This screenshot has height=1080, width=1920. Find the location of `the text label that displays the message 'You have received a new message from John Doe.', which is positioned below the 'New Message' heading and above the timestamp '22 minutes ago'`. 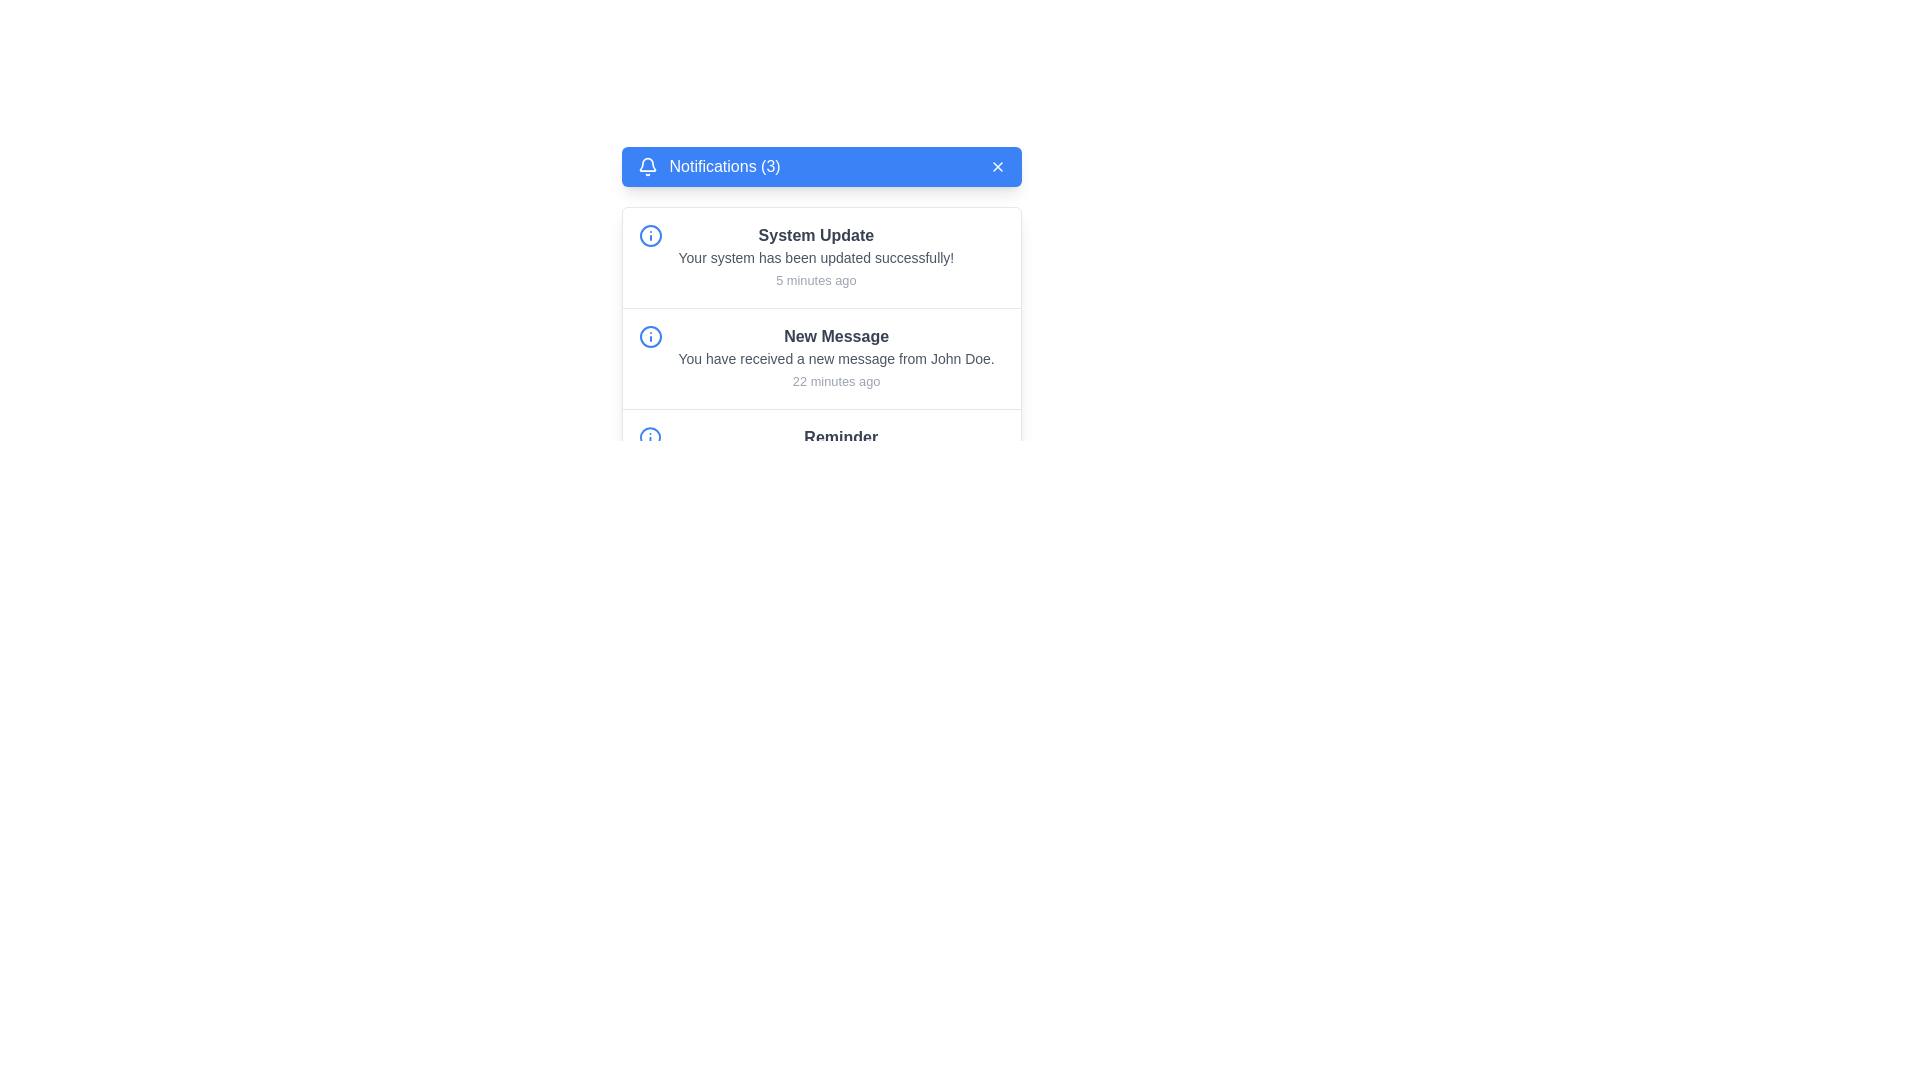

the text label that displays the message 'You have received a new message from John Doe.', which is positioned below the 'New Message' heading and above the timestamp '22 minutes ago' is located at coordinates (836, 357).